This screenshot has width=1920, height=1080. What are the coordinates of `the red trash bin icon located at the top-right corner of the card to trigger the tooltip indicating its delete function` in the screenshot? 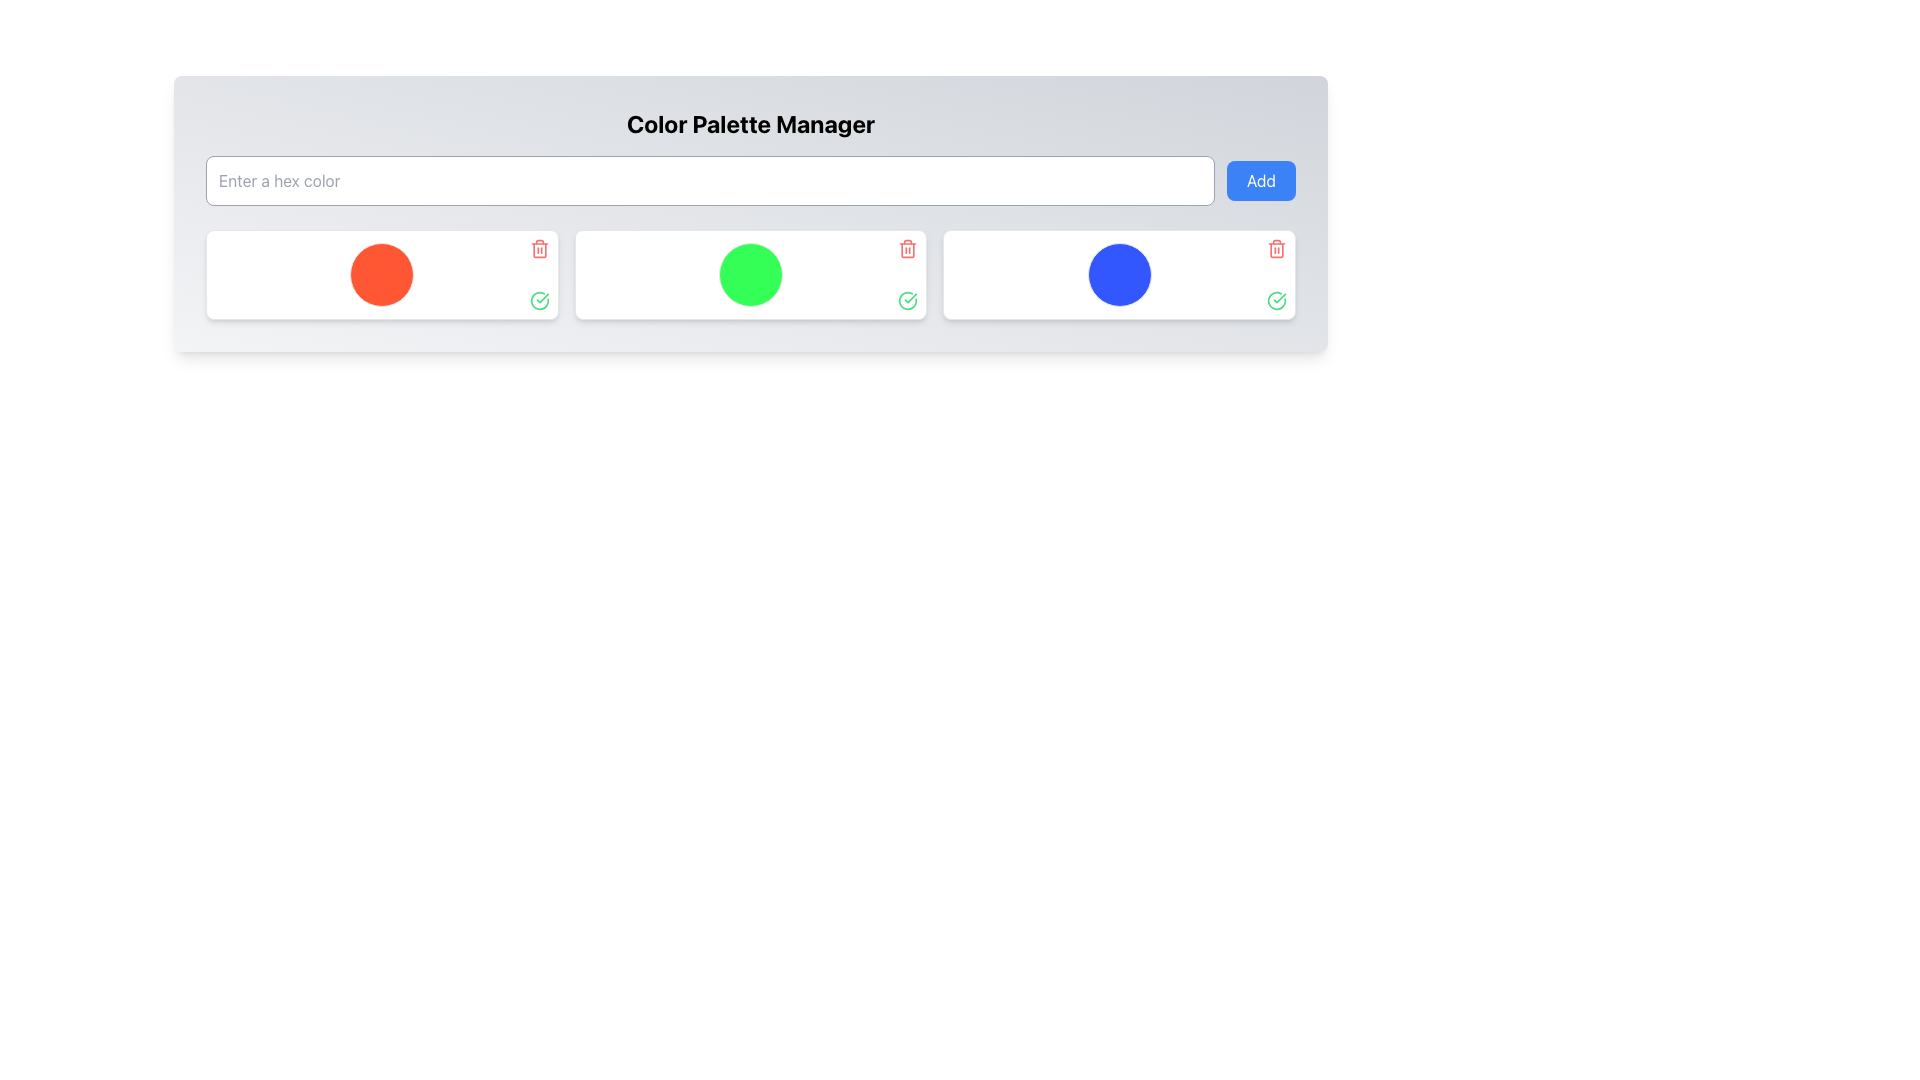 It's located at (907, 248).